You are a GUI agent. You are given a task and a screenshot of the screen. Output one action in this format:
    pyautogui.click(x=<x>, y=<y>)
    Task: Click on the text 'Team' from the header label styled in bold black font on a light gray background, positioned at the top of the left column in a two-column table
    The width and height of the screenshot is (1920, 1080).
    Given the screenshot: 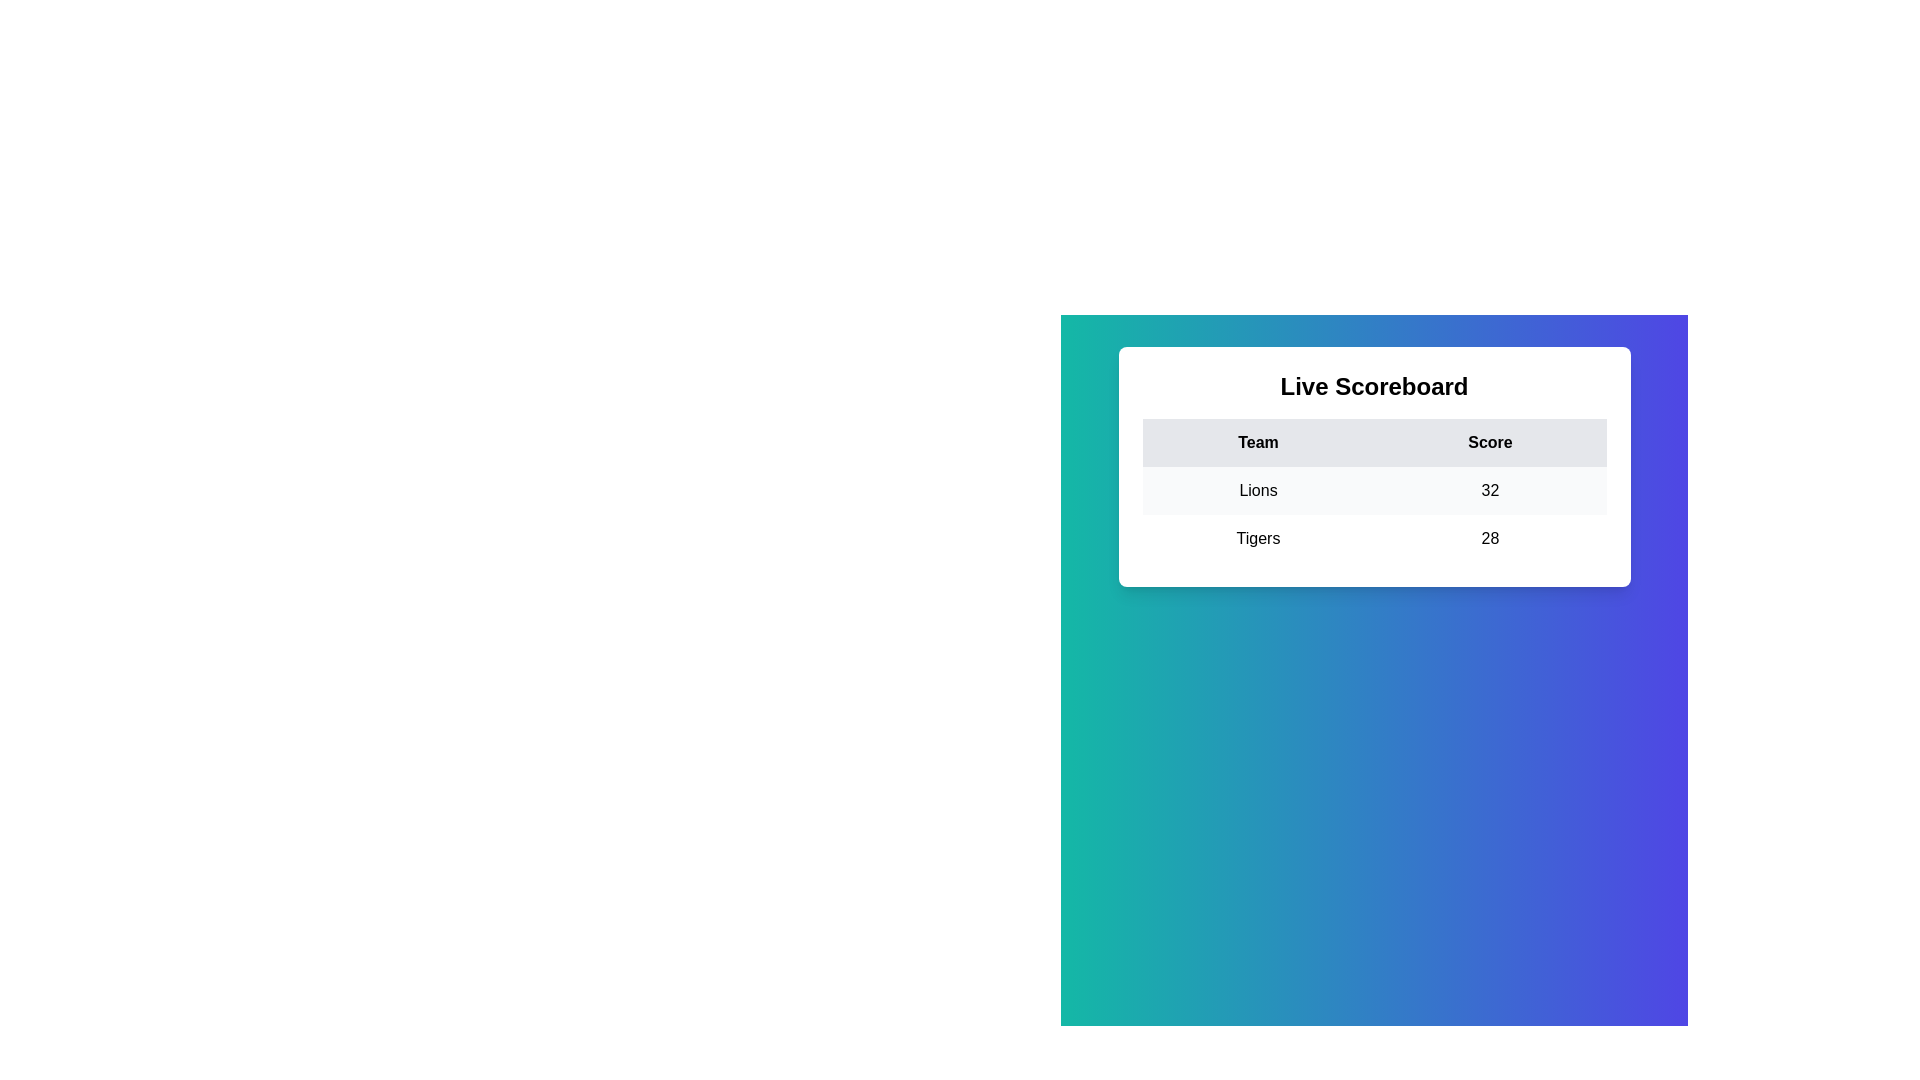 What is the action you would take?
    pyautogui.click(x=1257, y=442)
    